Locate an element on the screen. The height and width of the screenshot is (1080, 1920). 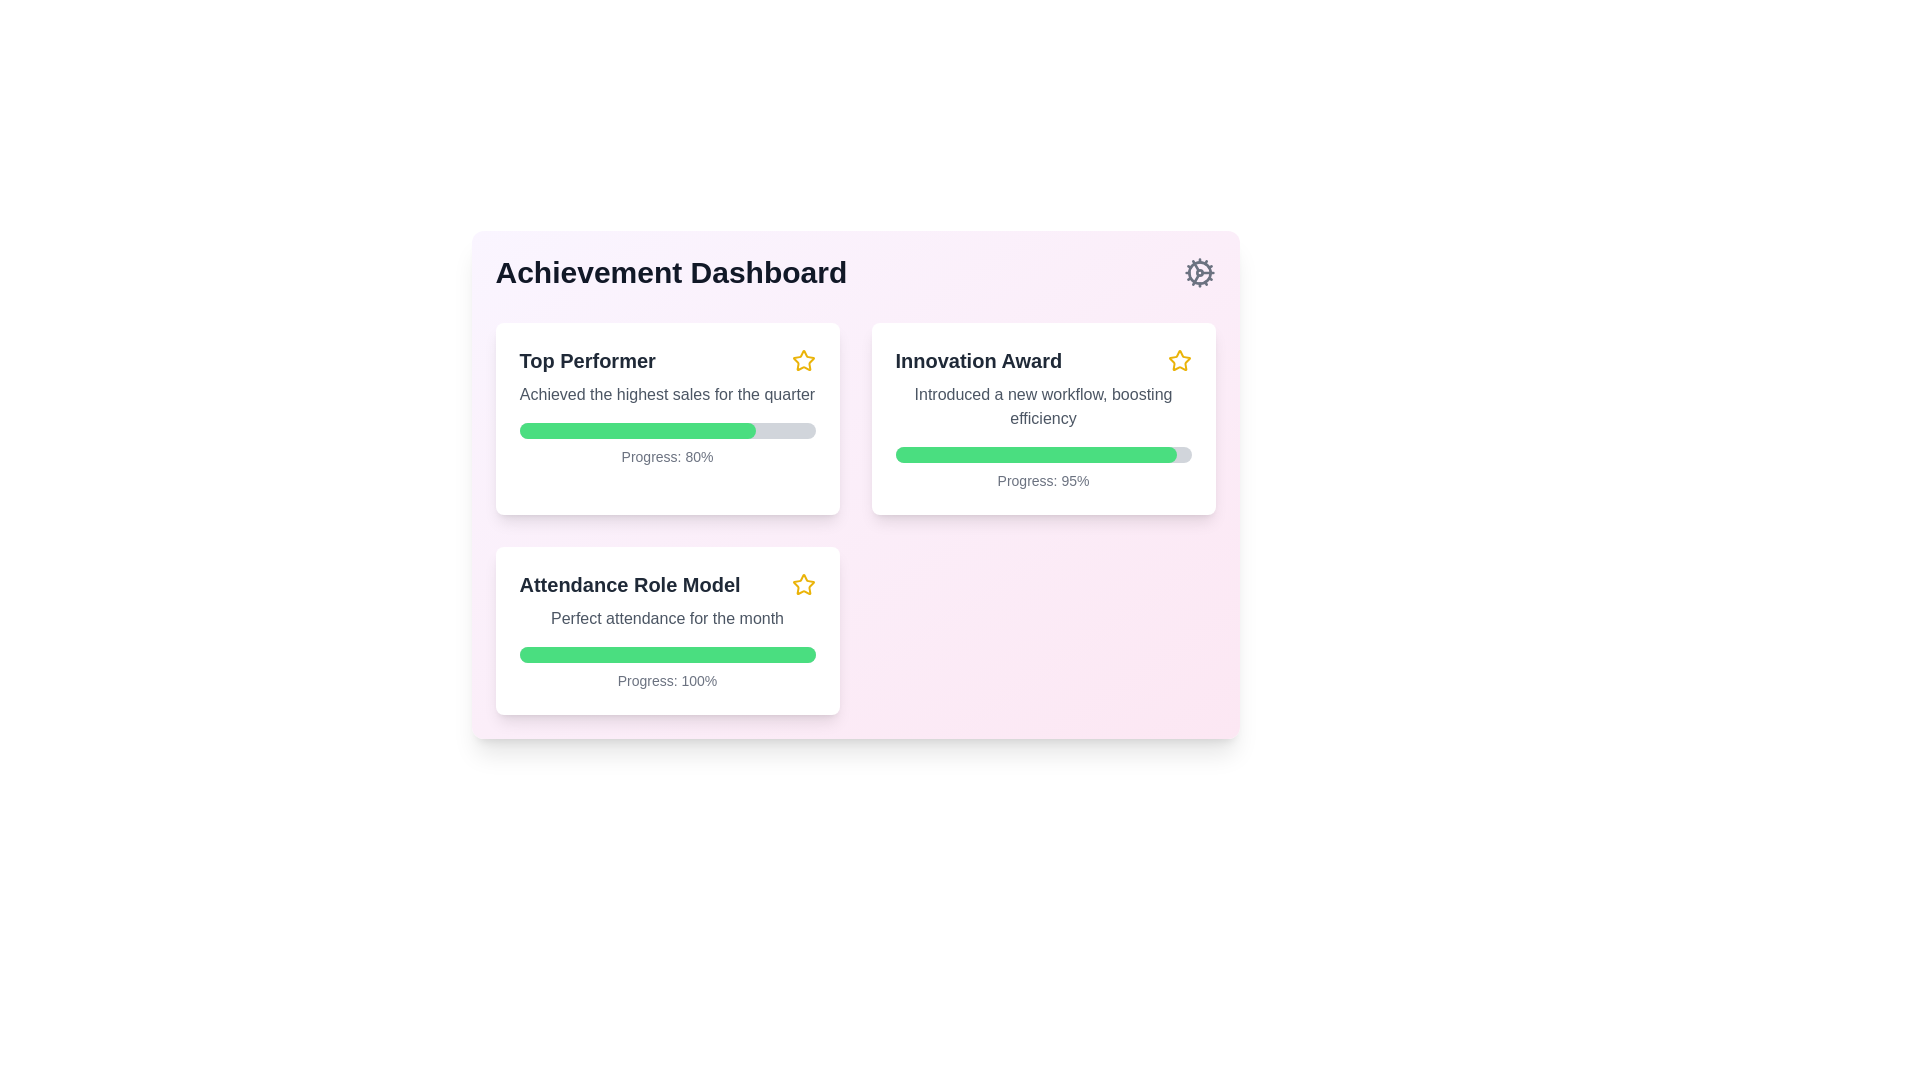
the Text Label that serves as the title for the card labeled 'Innovation Award', which is positioned in the top-left corner of the card is located at coordinates (978, 361).